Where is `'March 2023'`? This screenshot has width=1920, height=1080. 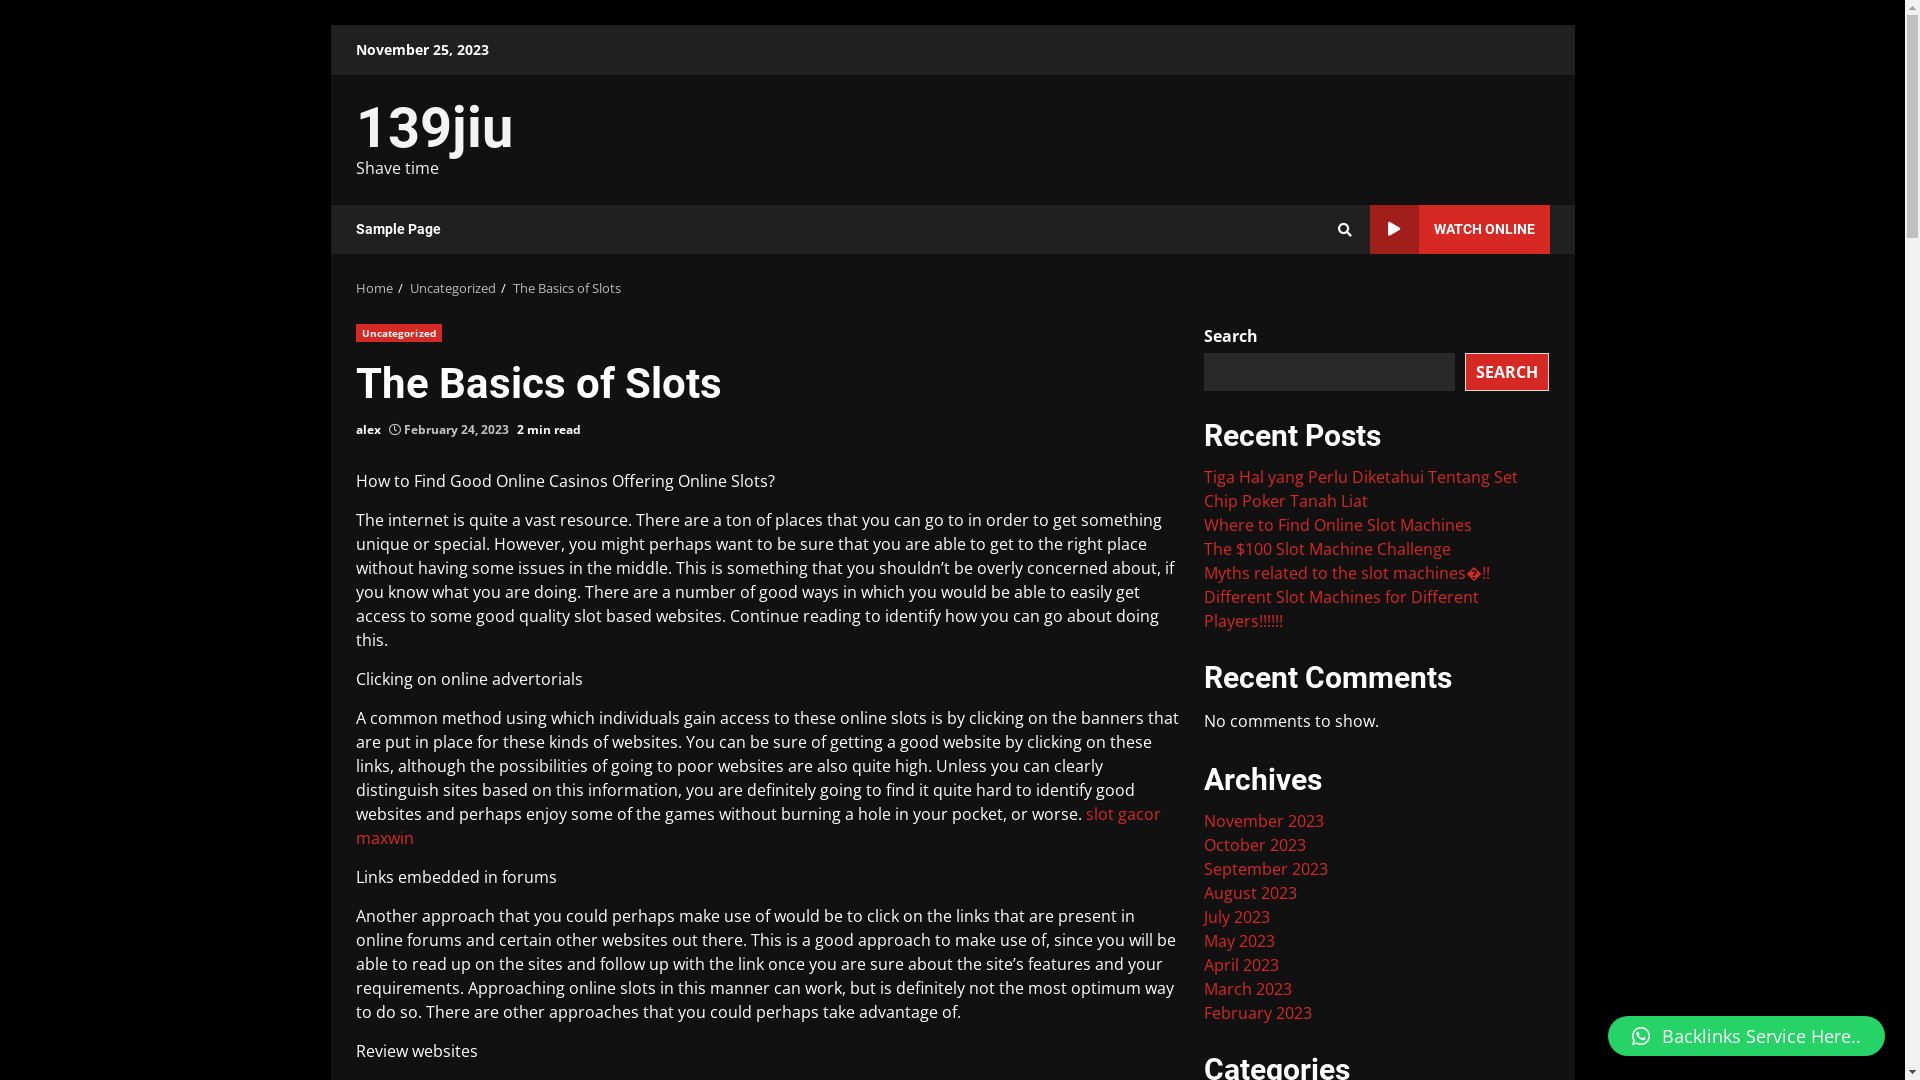
'March 2023' is located at coordinates (1247, 987).